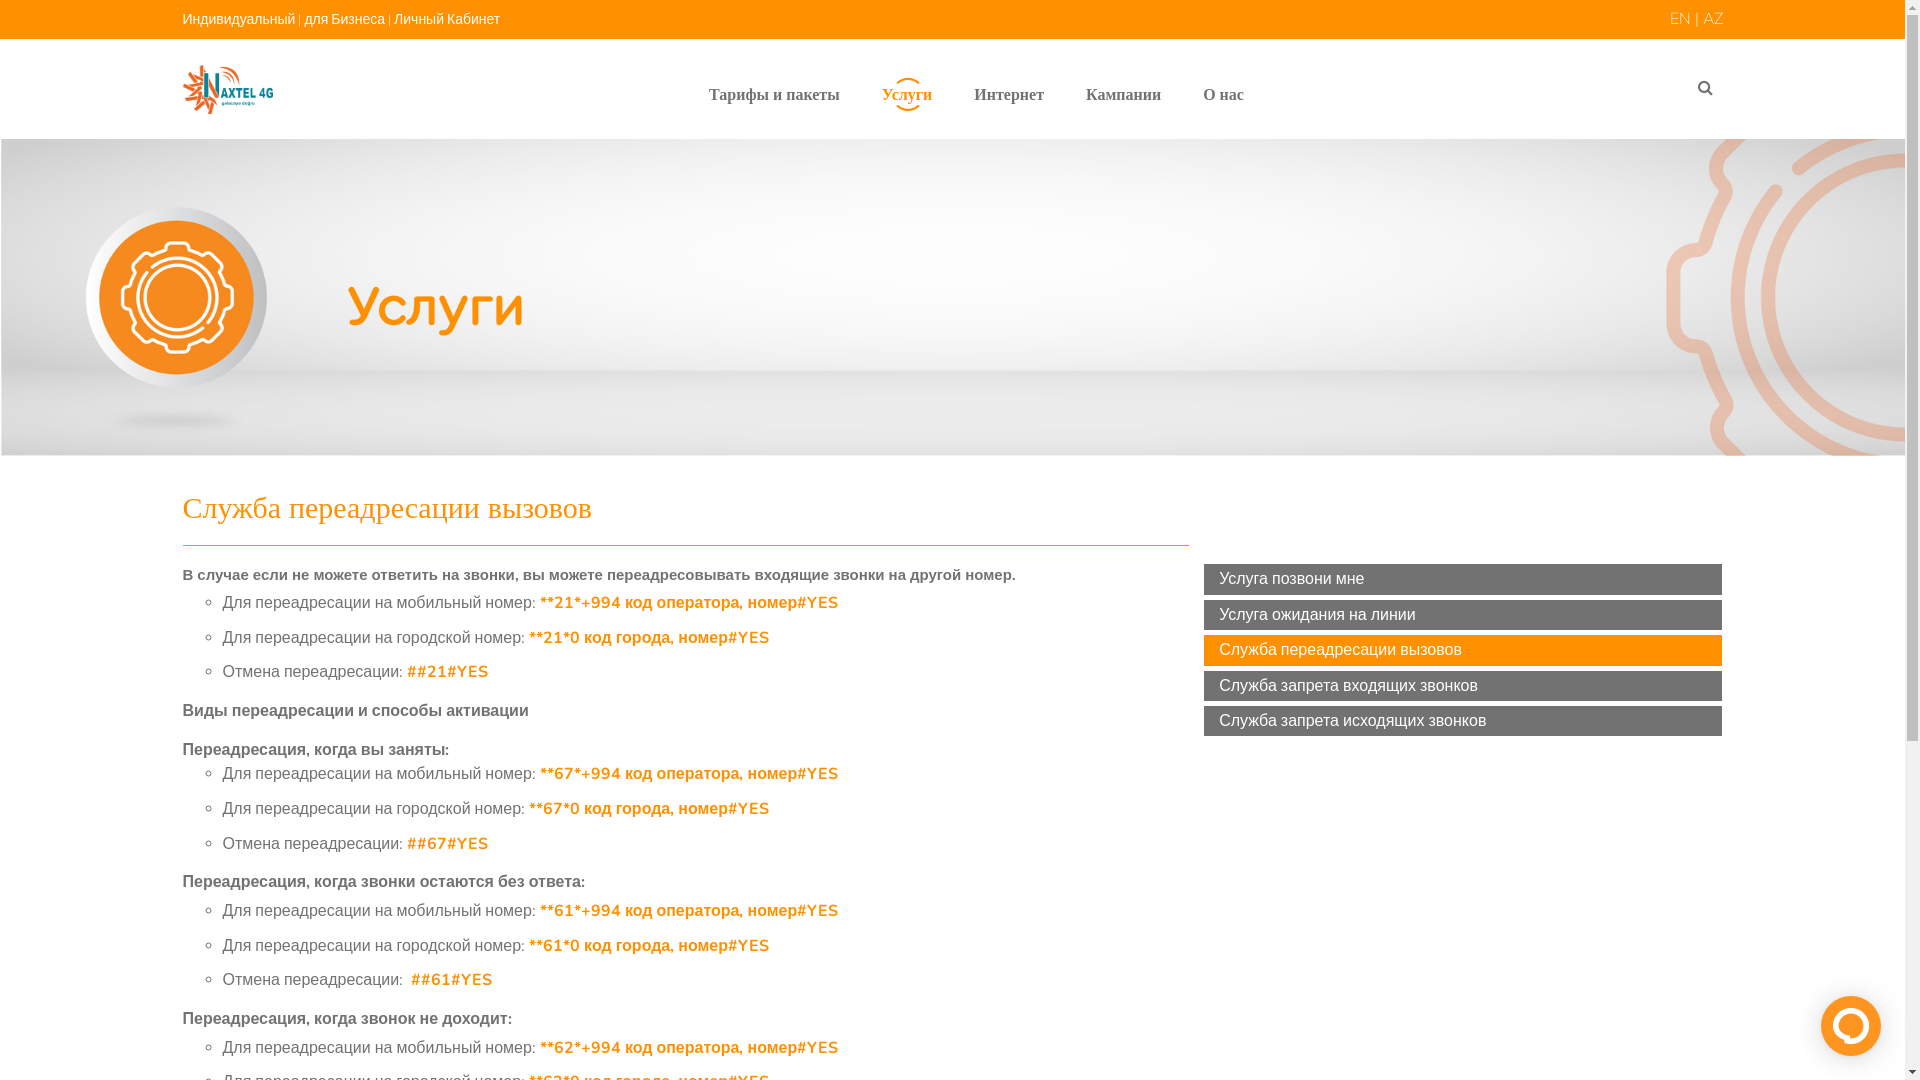 This screenshot has height=1080, width=1920. Describe the element at coordinates (1711, 19) in the screenshot. I see `'AZ'` at that location.